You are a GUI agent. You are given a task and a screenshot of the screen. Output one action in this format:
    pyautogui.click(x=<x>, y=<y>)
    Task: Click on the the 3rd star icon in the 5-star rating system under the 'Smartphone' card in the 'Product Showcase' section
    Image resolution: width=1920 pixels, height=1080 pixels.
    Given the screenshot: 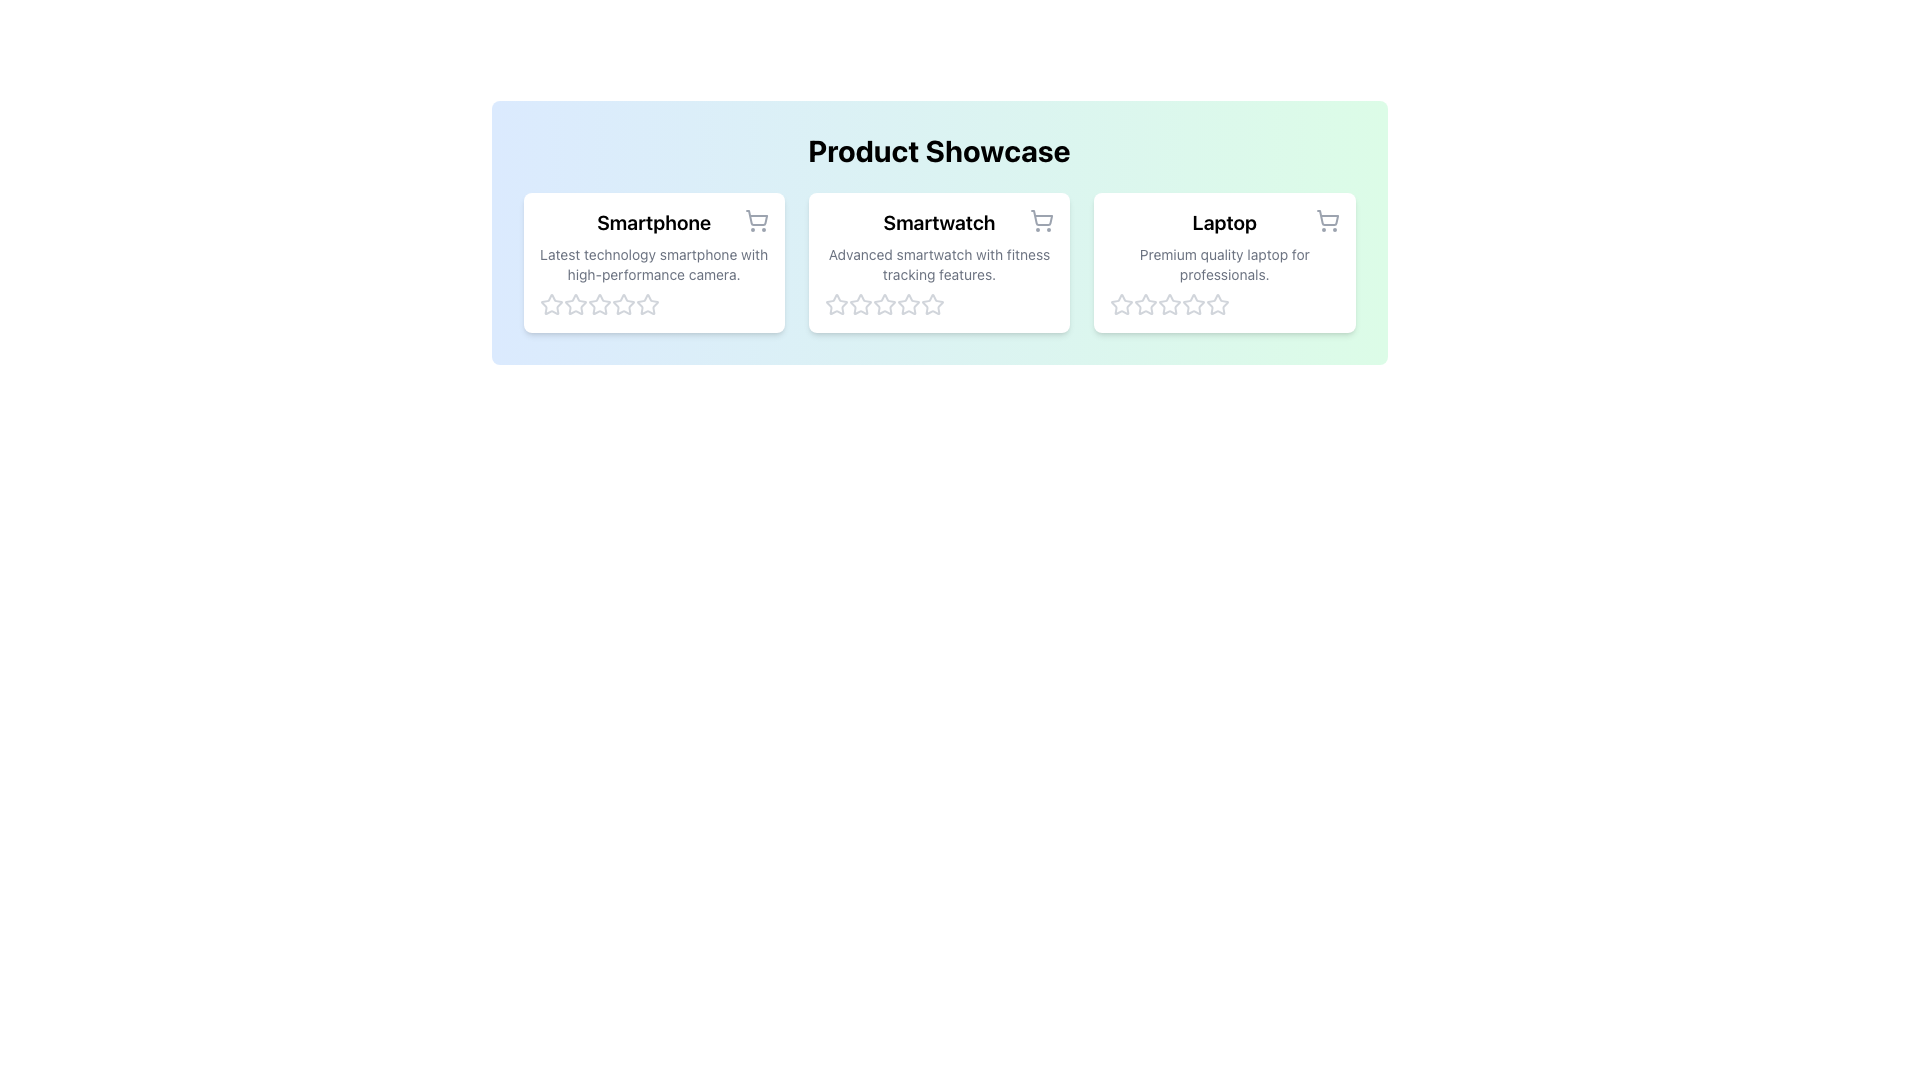 What is the action you would take?
    pyautogui.click(x=598, y=304)
    